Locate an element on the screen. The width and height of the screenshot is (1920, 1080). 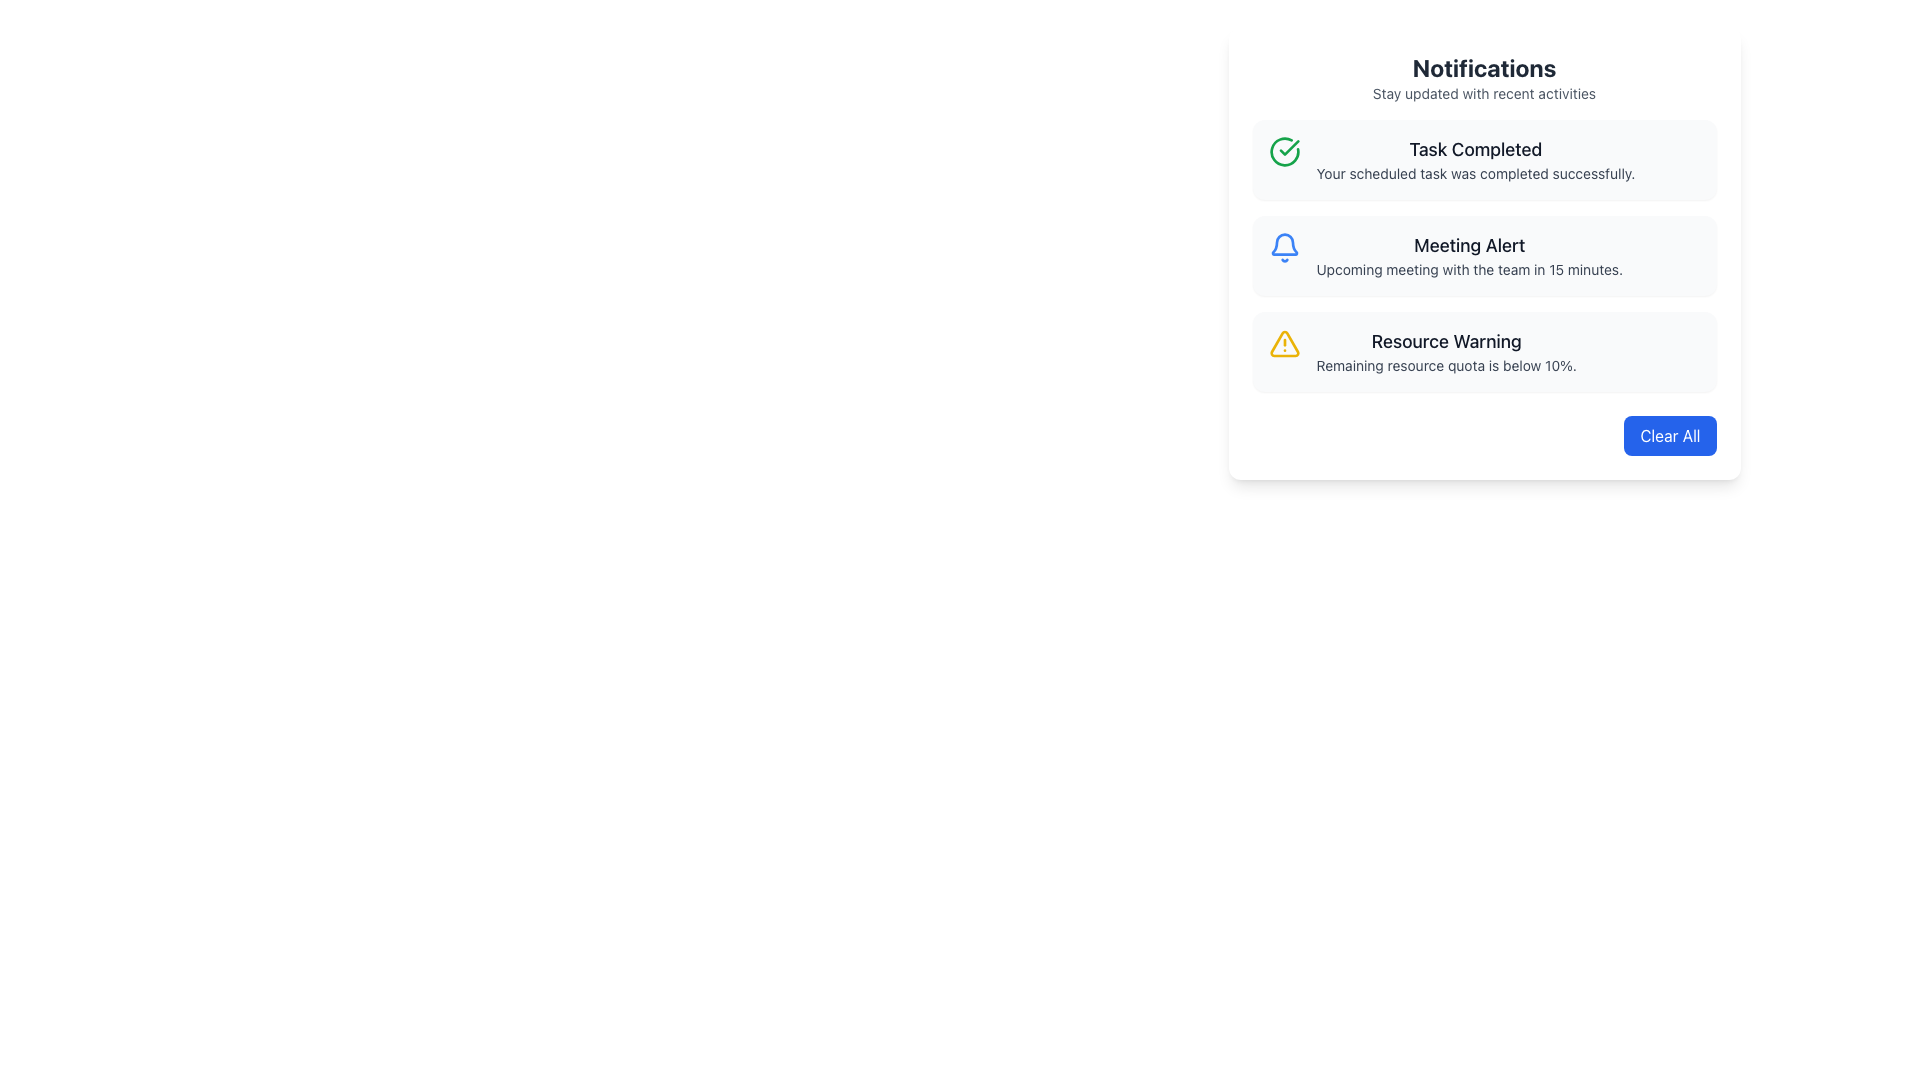
the success icon located in the leftmost section of the 'Task Completed' notification box to visually reinforce the completion status of the task is located at coordinates (1284, 150).